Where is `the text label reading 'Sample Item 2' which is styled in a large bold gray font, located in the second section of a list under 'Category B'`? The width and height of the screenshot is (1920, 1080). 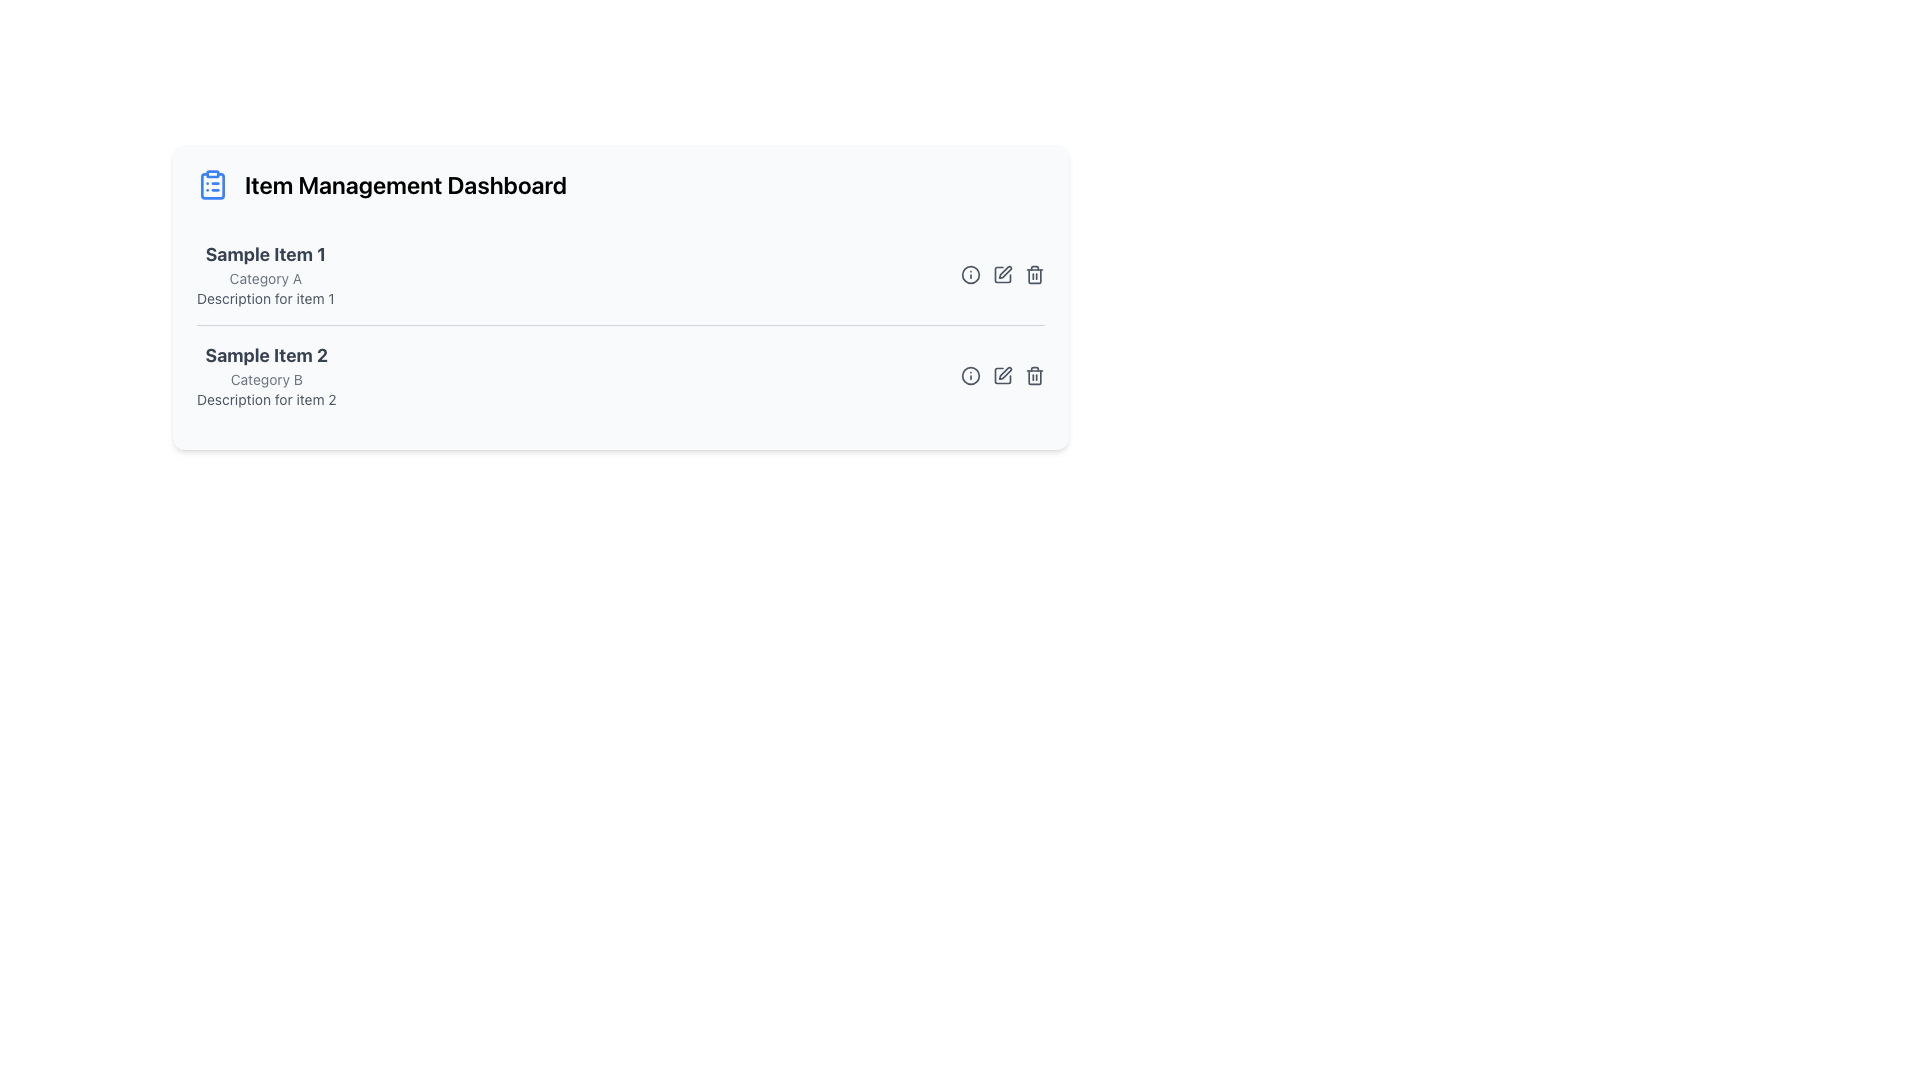
the text label reading 'Sample Item 2' which is styled in a large bold gray font, located in the second section of a list under 'Category B' is located at coordinates (265, 354).